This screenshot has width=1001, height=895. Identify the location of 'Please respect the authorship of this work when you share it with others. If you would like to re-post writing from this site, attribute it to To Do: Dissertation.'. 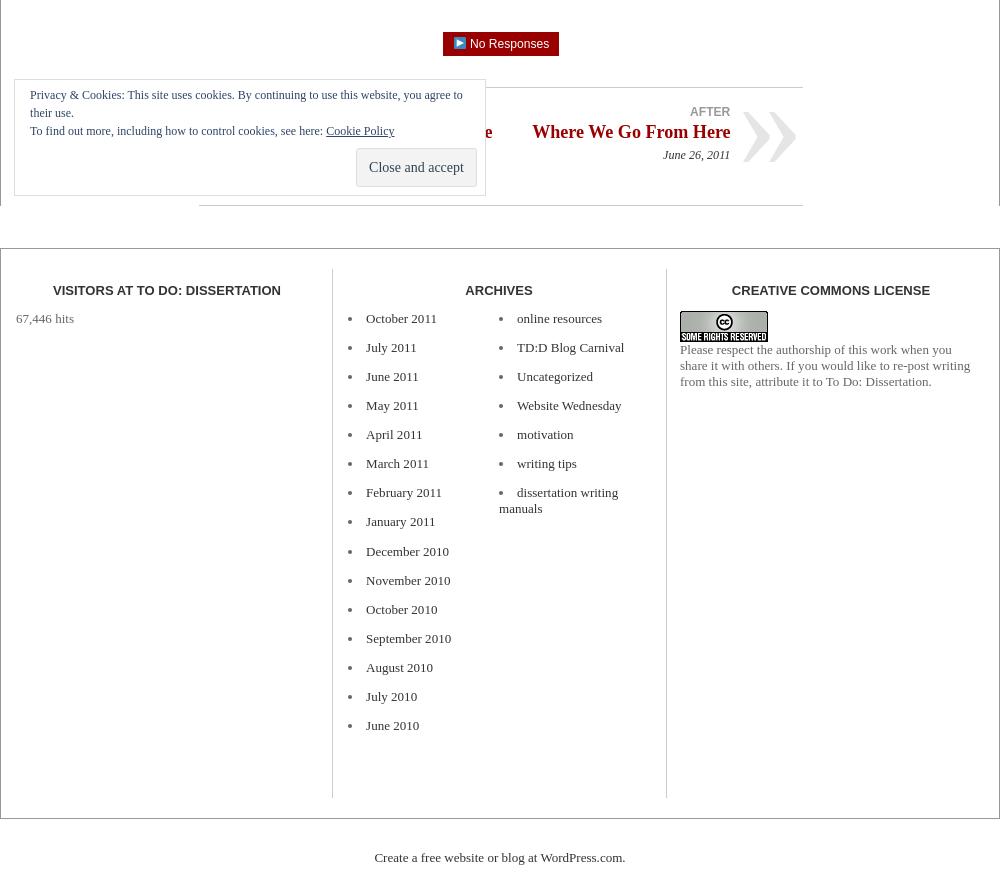
(824, 364).